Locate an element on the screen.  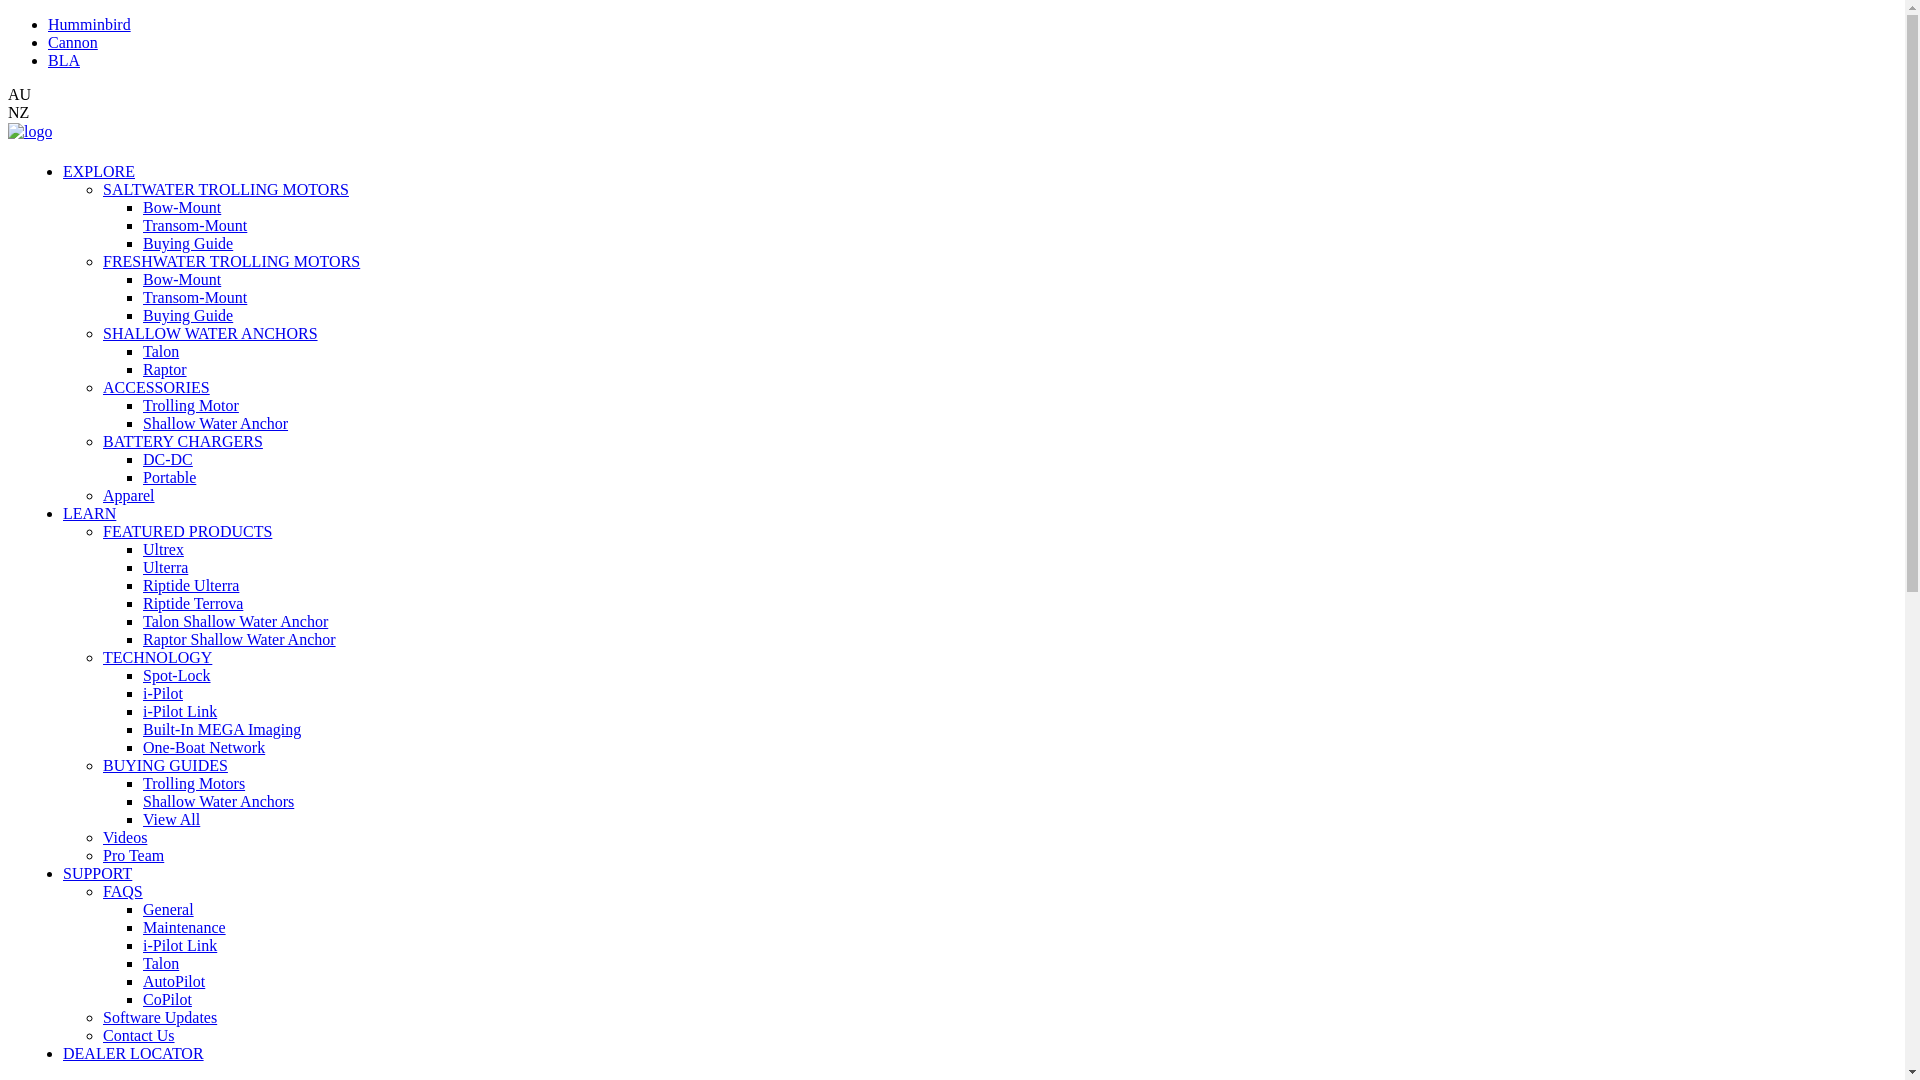
'Shallow Water Anchors' is located at coordinates (142, 800).